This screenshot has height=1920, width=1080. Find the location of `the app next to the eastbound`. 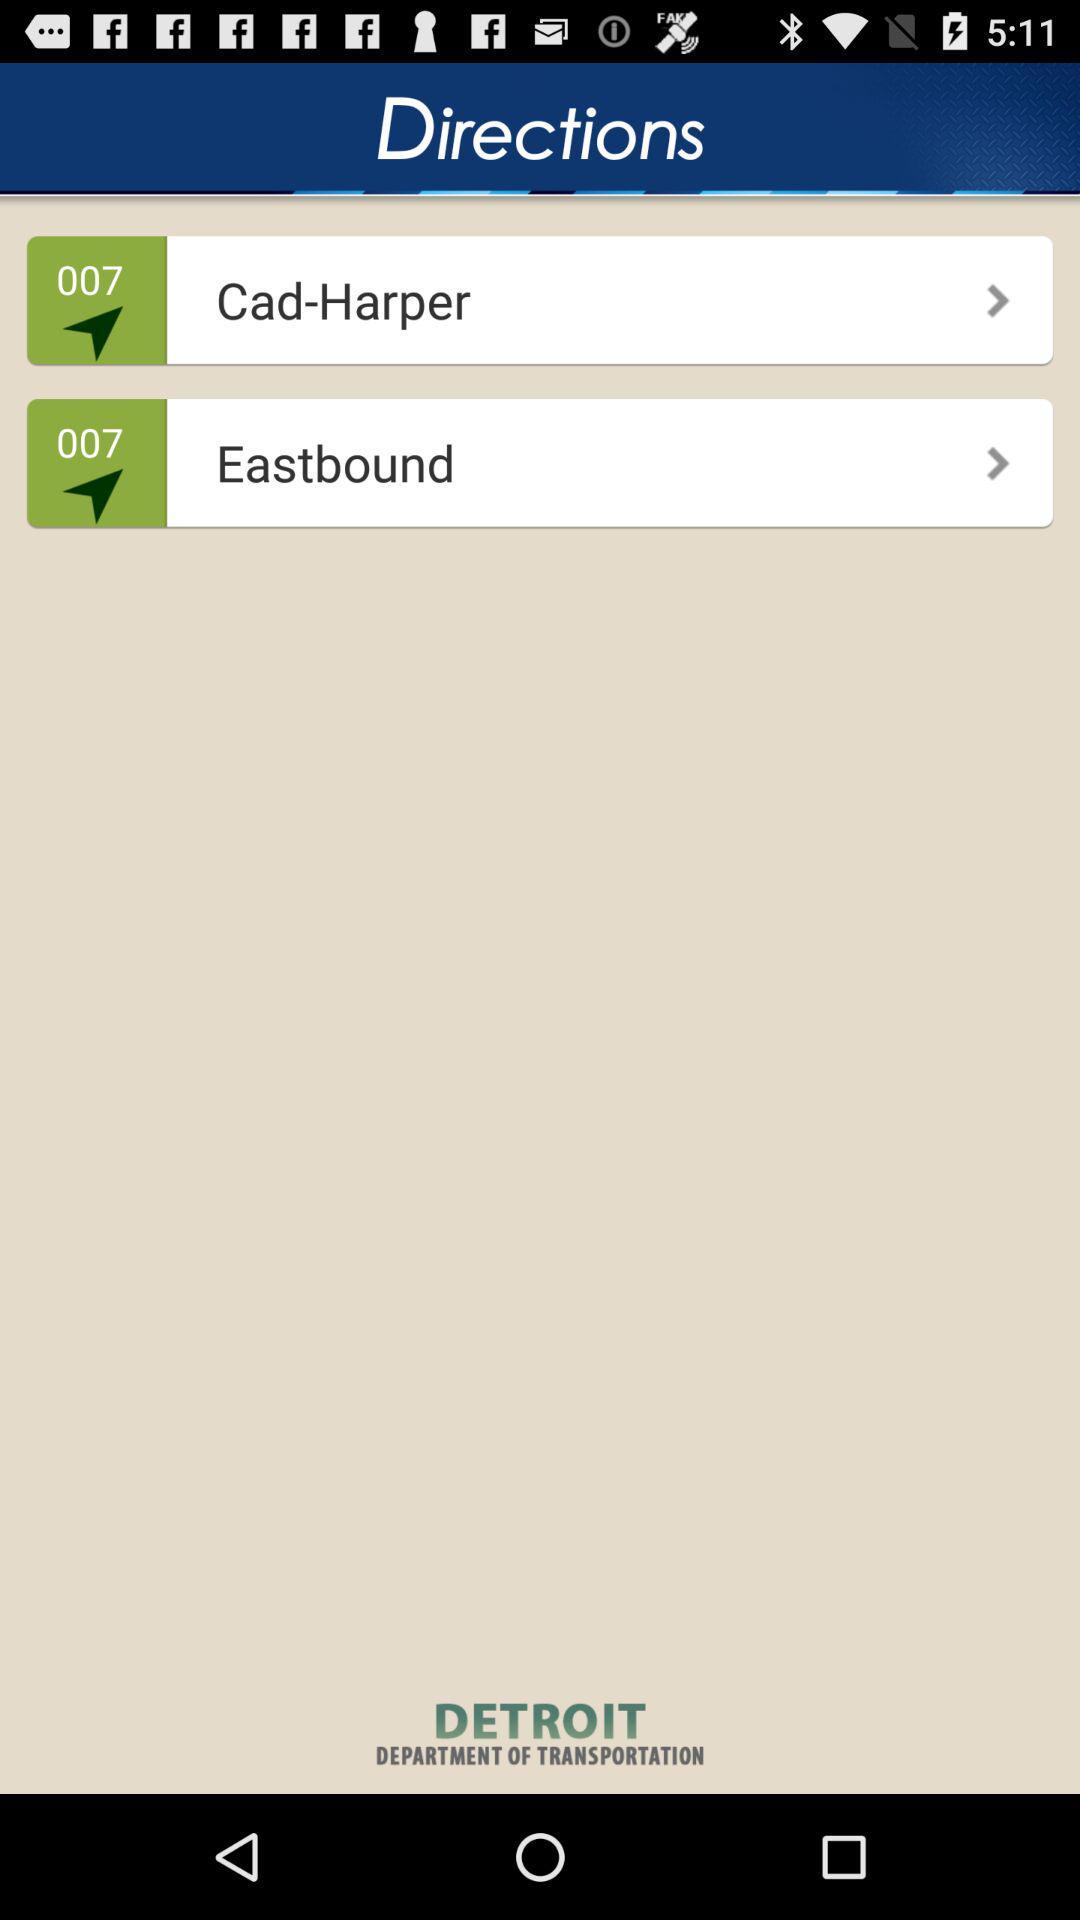

the app next to the eastbound is located at coordinates (983, 455).